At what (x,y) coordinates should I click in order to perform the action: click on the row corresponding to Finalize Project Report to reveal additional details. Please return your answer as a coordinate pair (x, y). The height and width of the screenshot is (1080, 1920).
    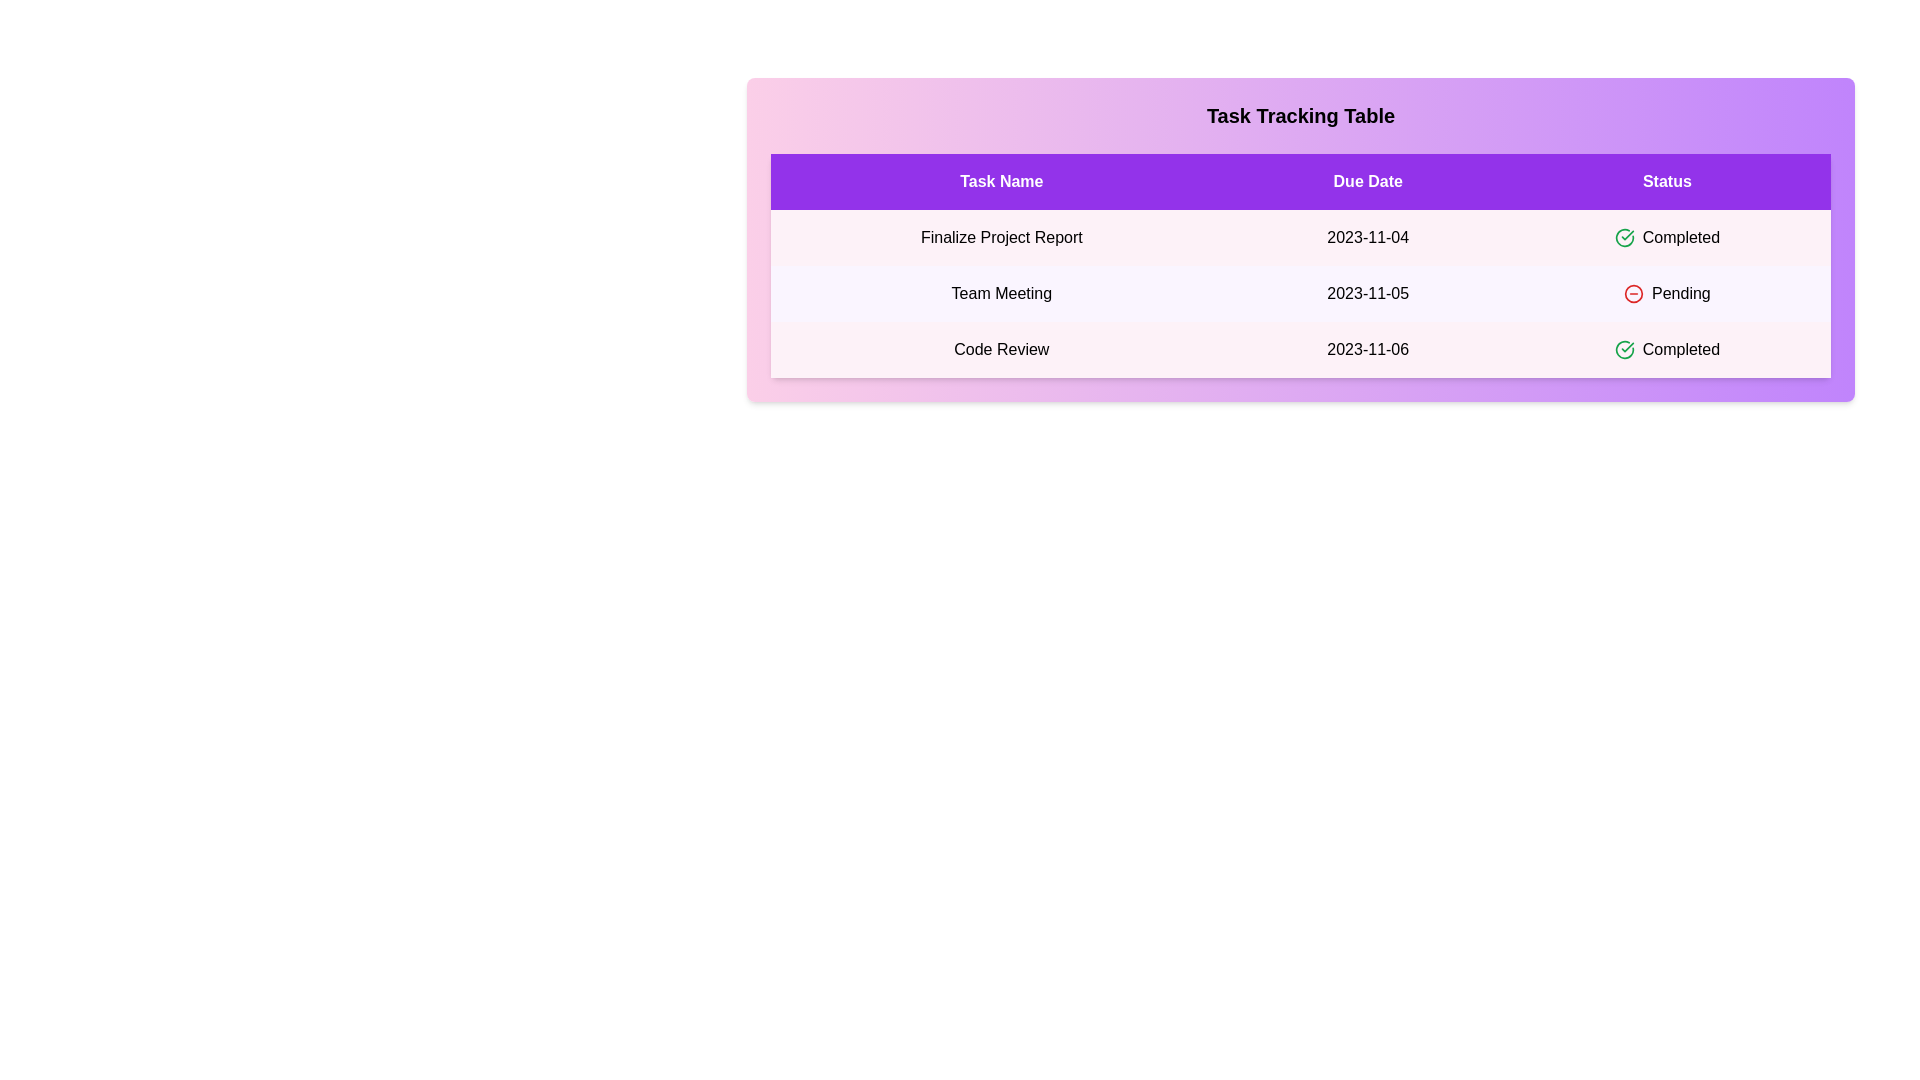
    Looking at the image, I should click on (1300, 237).